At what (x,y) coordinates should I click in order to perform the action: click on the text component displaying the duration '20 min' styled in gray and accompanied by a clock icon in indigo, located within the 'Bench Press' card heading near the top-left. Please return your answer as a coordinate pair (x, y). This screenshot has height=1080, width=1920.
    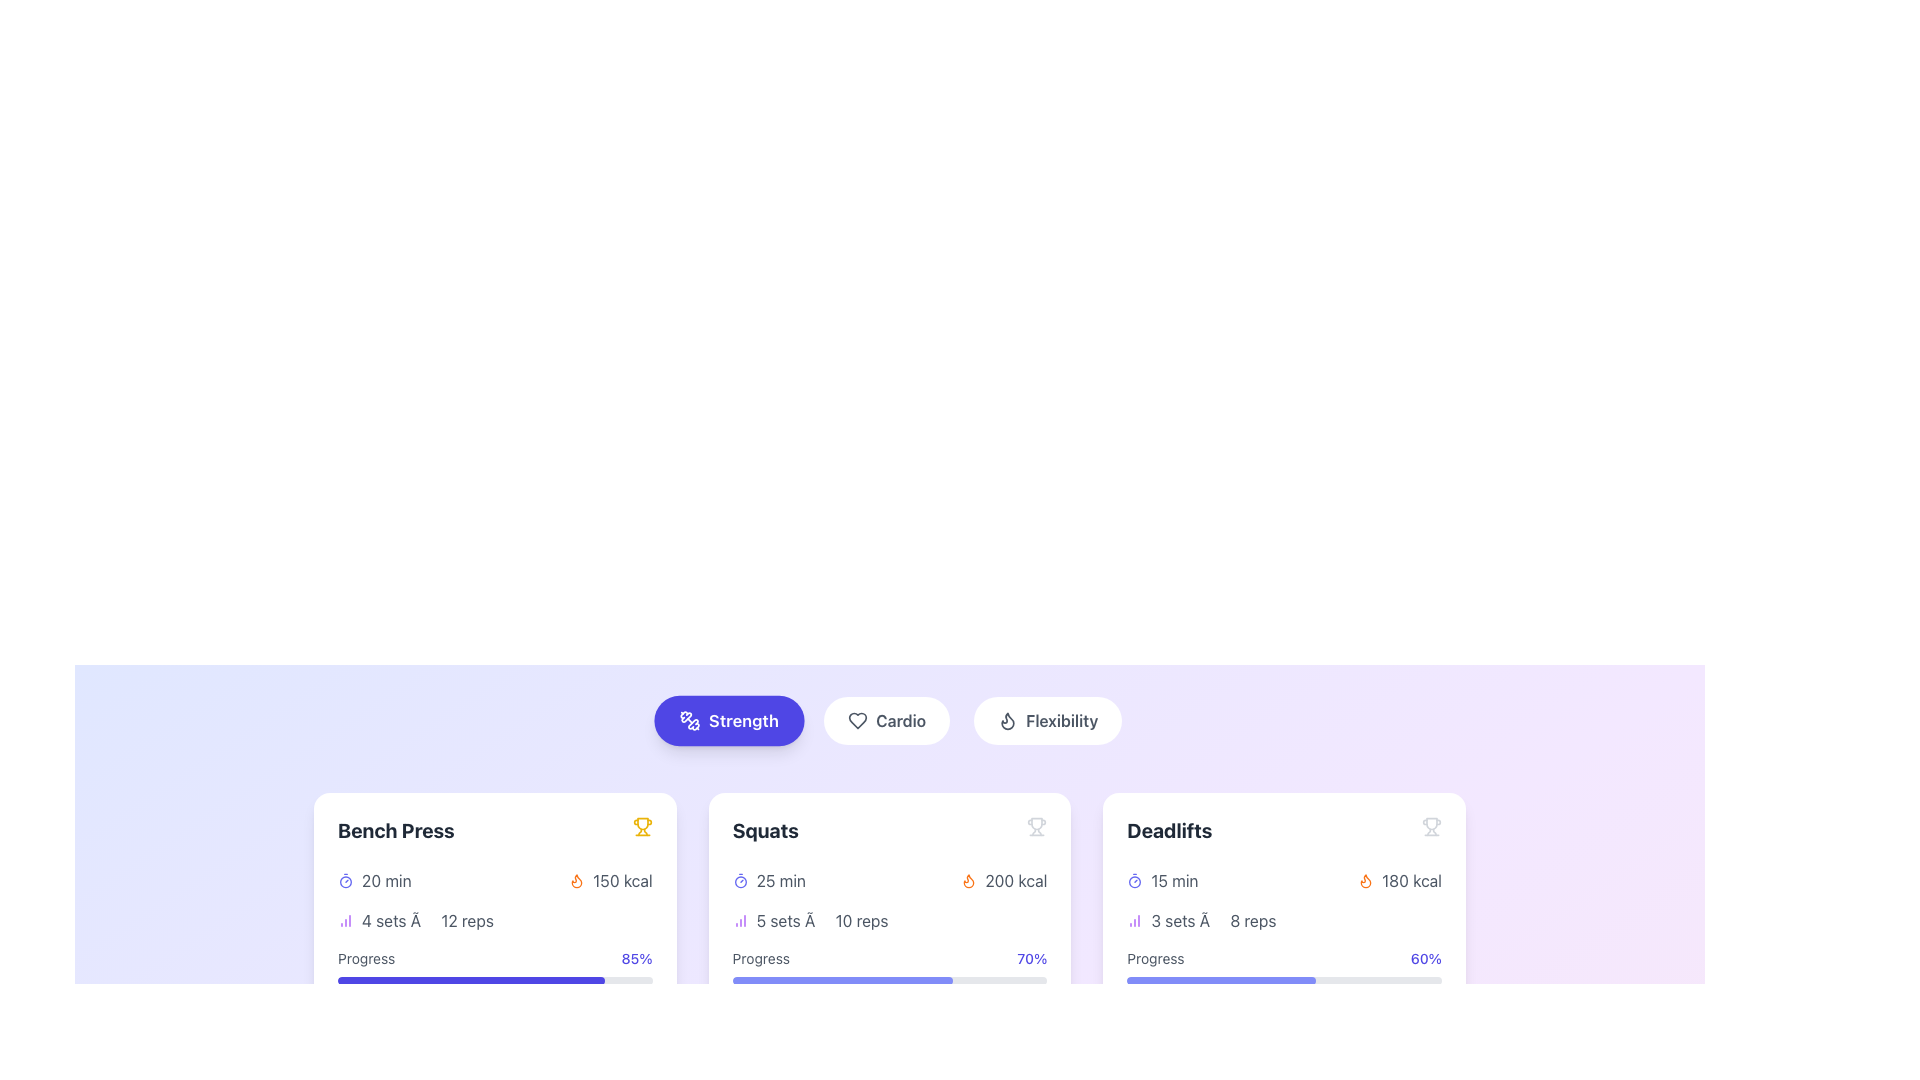
    Looking at the image, I should click on (374, 879).